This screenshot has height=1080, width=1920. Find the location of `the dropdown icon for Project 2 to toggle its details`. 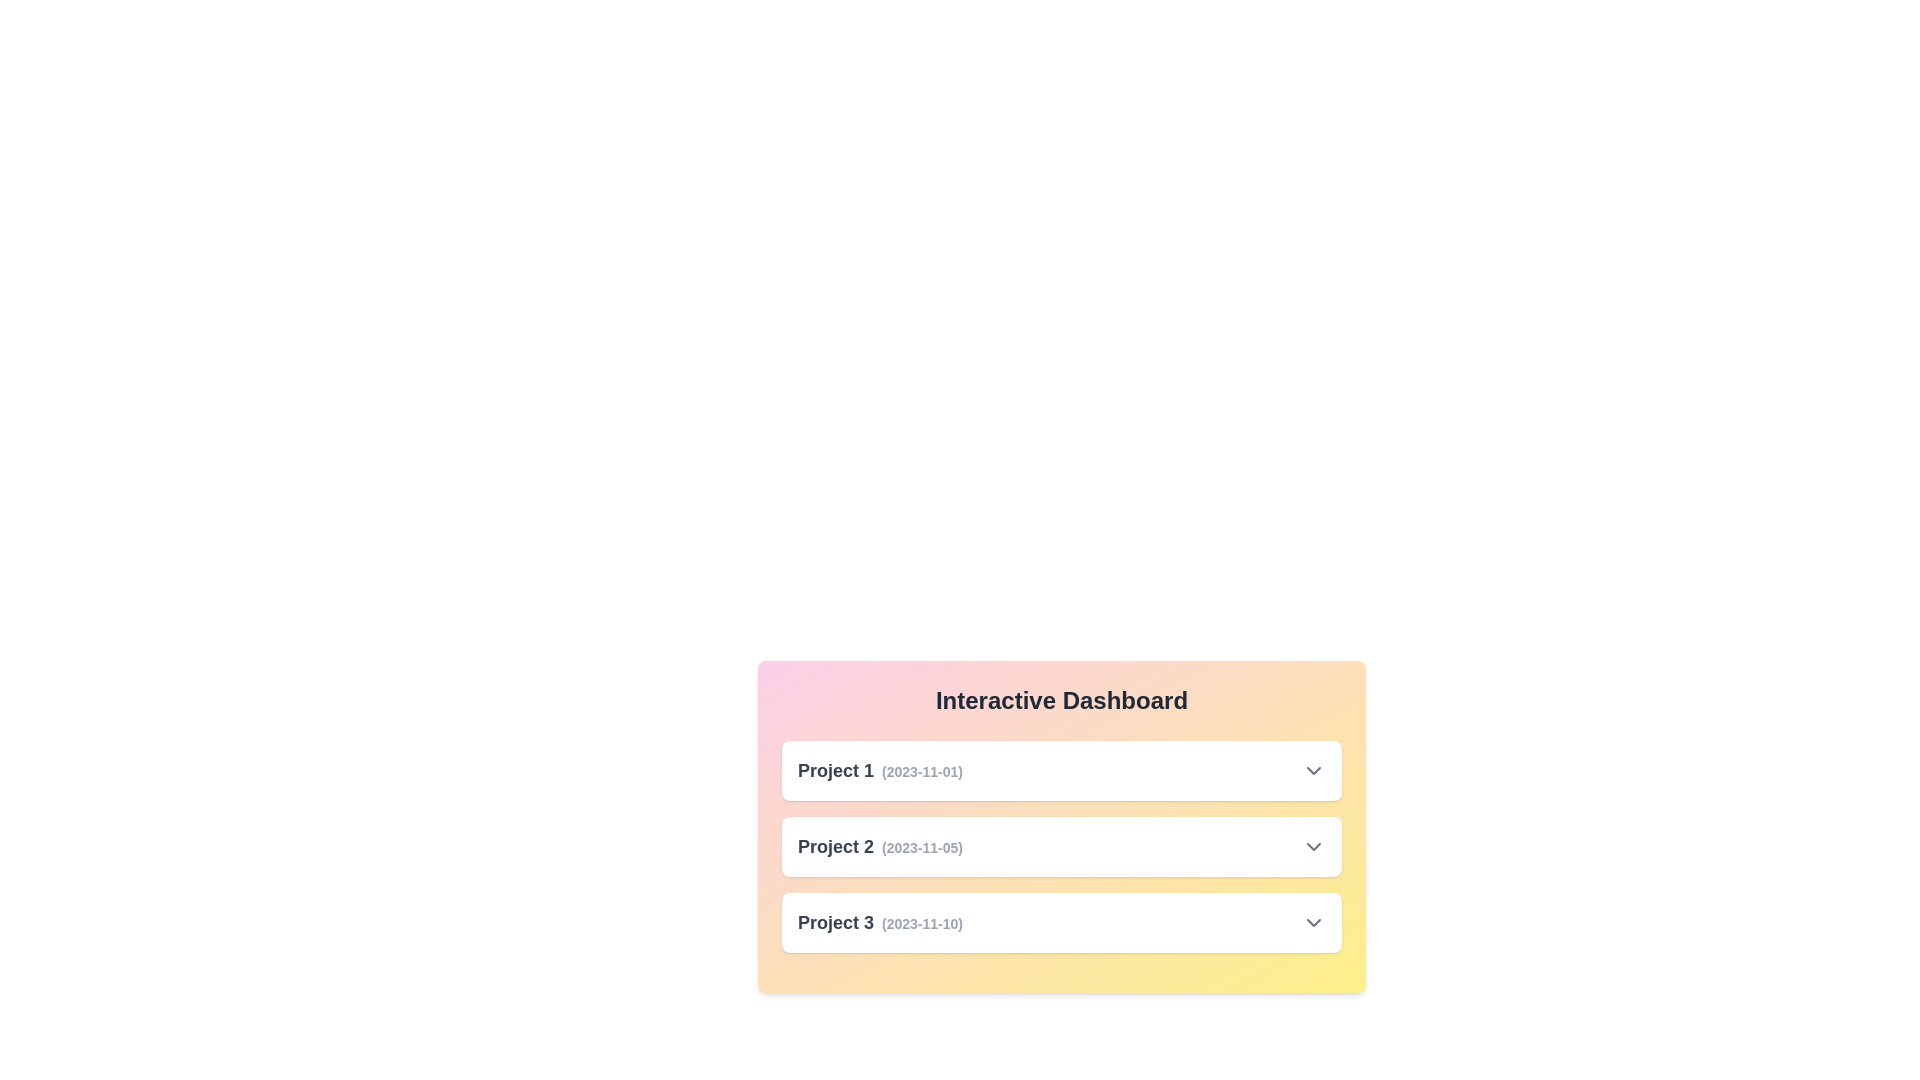

the dropdown icon for Project 2 to toggle its details is located at coordinates (1314, 847).